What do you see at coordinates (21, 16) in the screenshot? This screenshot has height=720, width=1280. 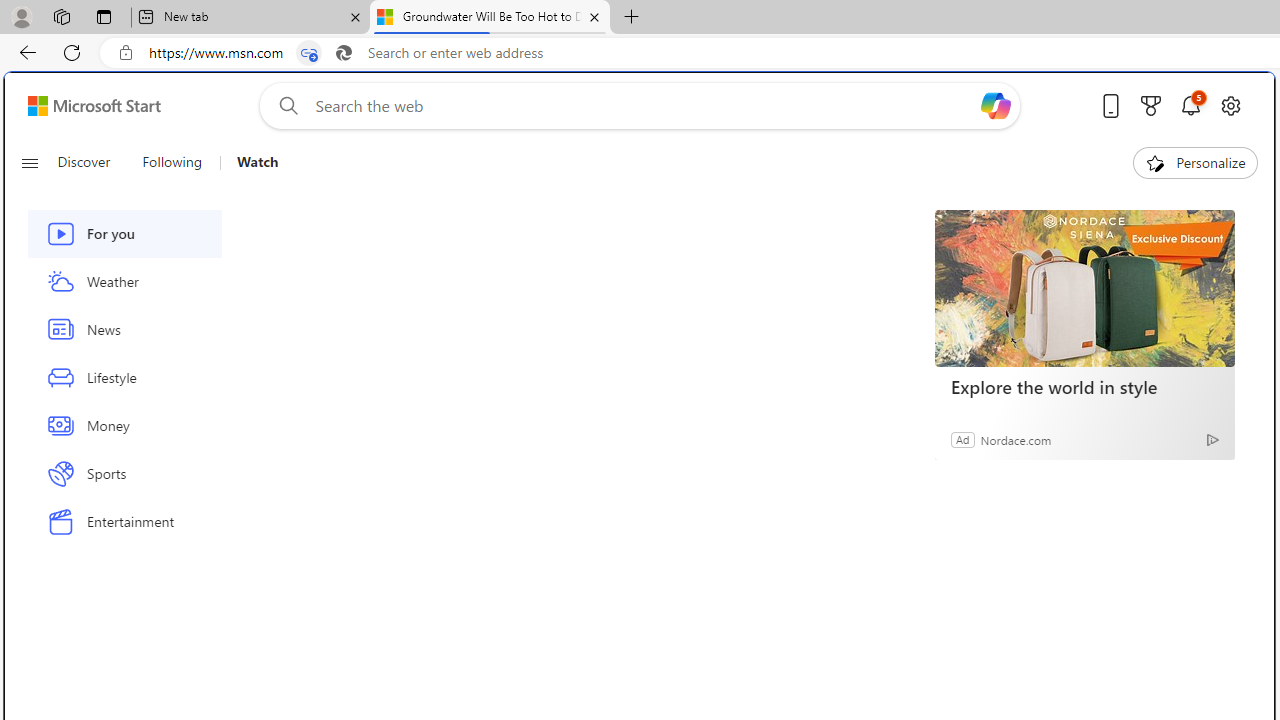 I see `'Personal Profile'` at bounding box center [21, 16].